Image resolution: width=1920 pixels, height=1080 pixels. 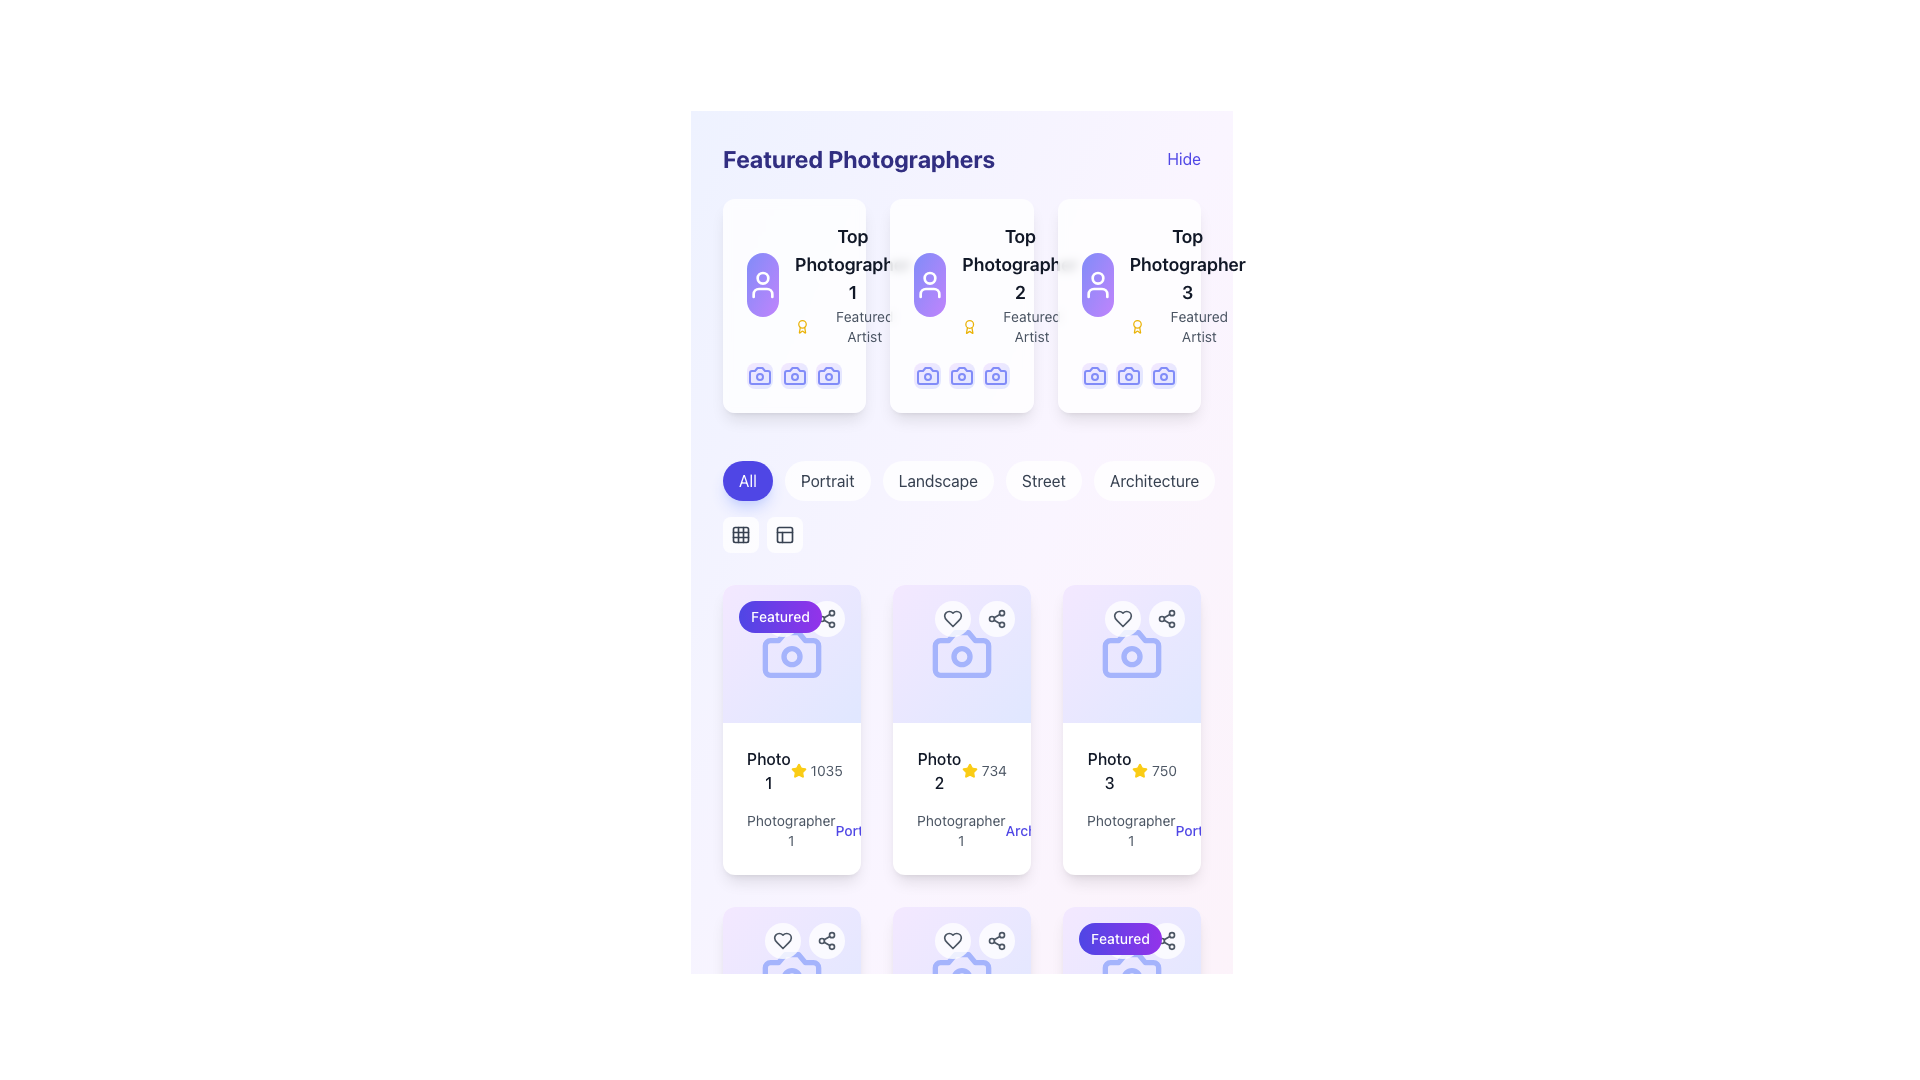 What do you see at coordinates (952, 617) in the screenshot?
I see `the heart icon located in the upper center of the second card in the first row of the photo section` at bounding box center [952, 617].